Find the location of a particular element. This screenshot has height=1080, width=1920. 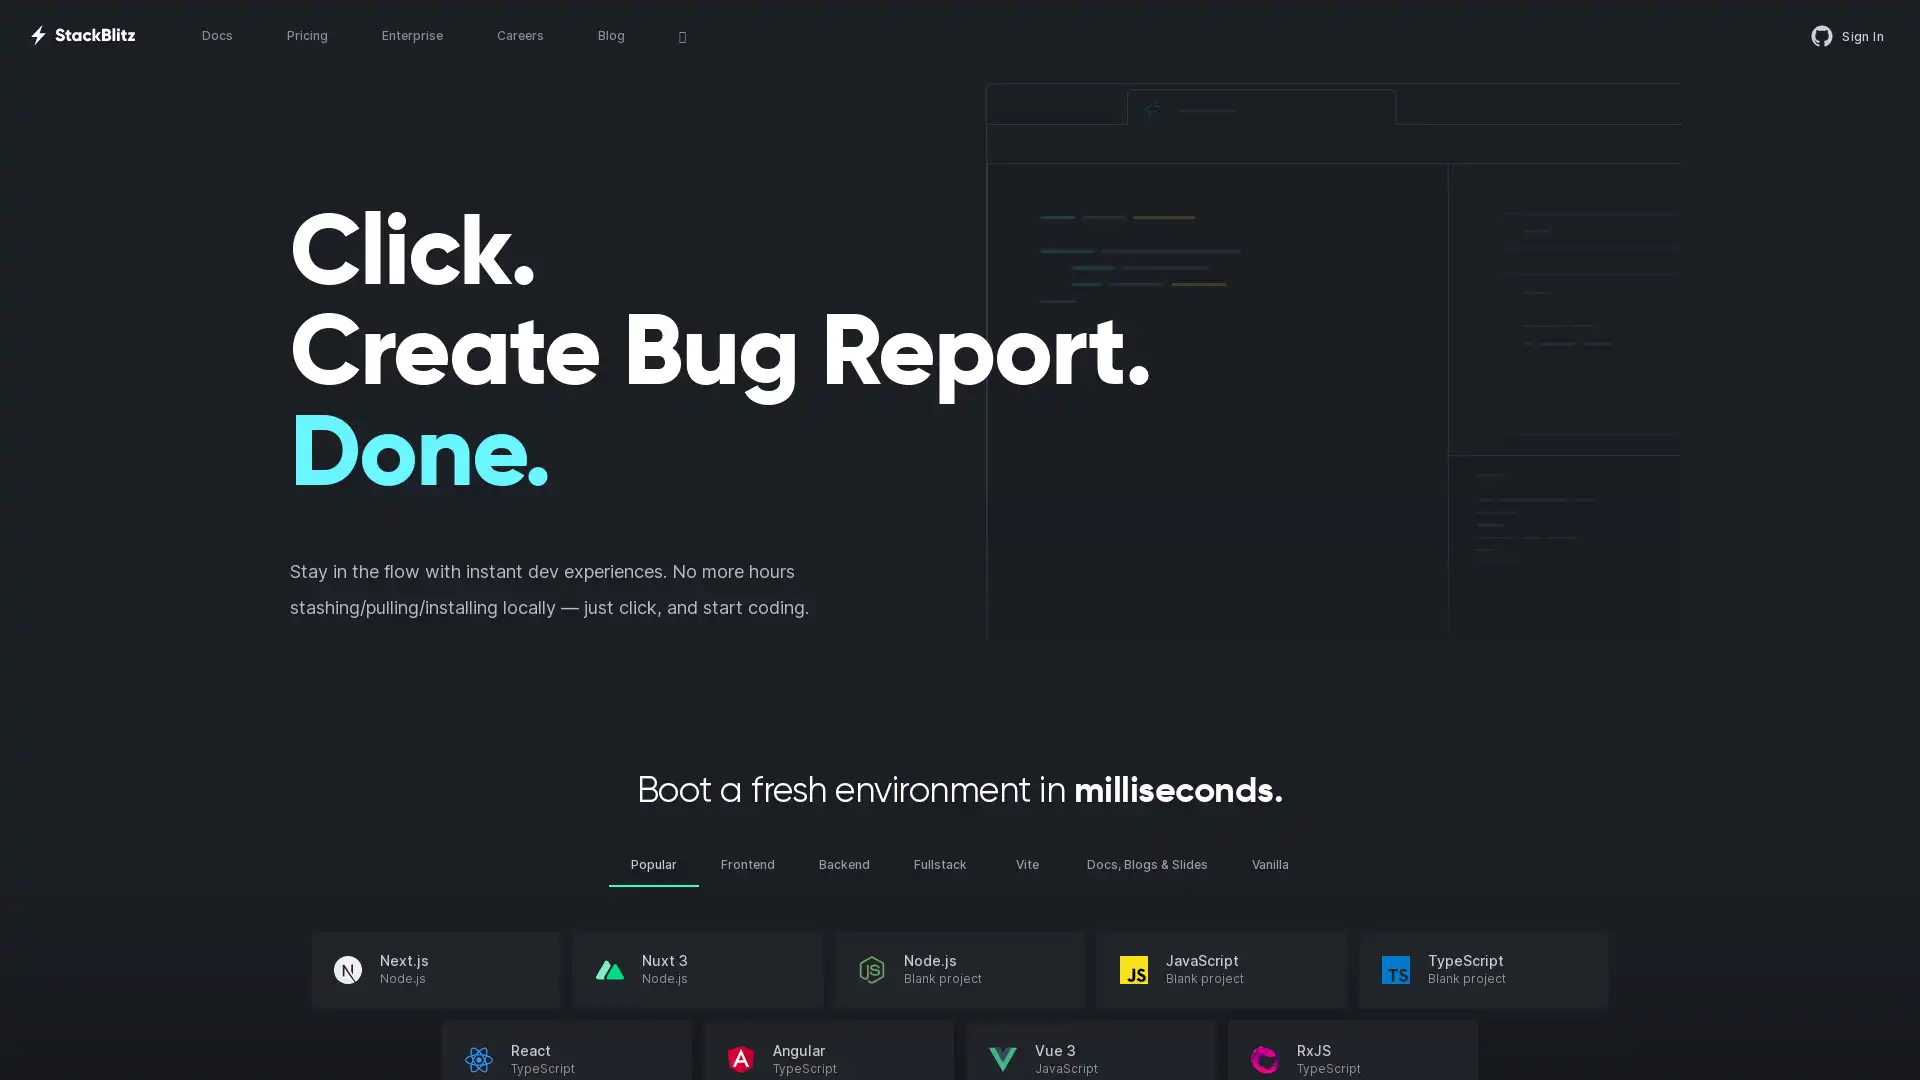

Popular is located at coordinates (653, 863).